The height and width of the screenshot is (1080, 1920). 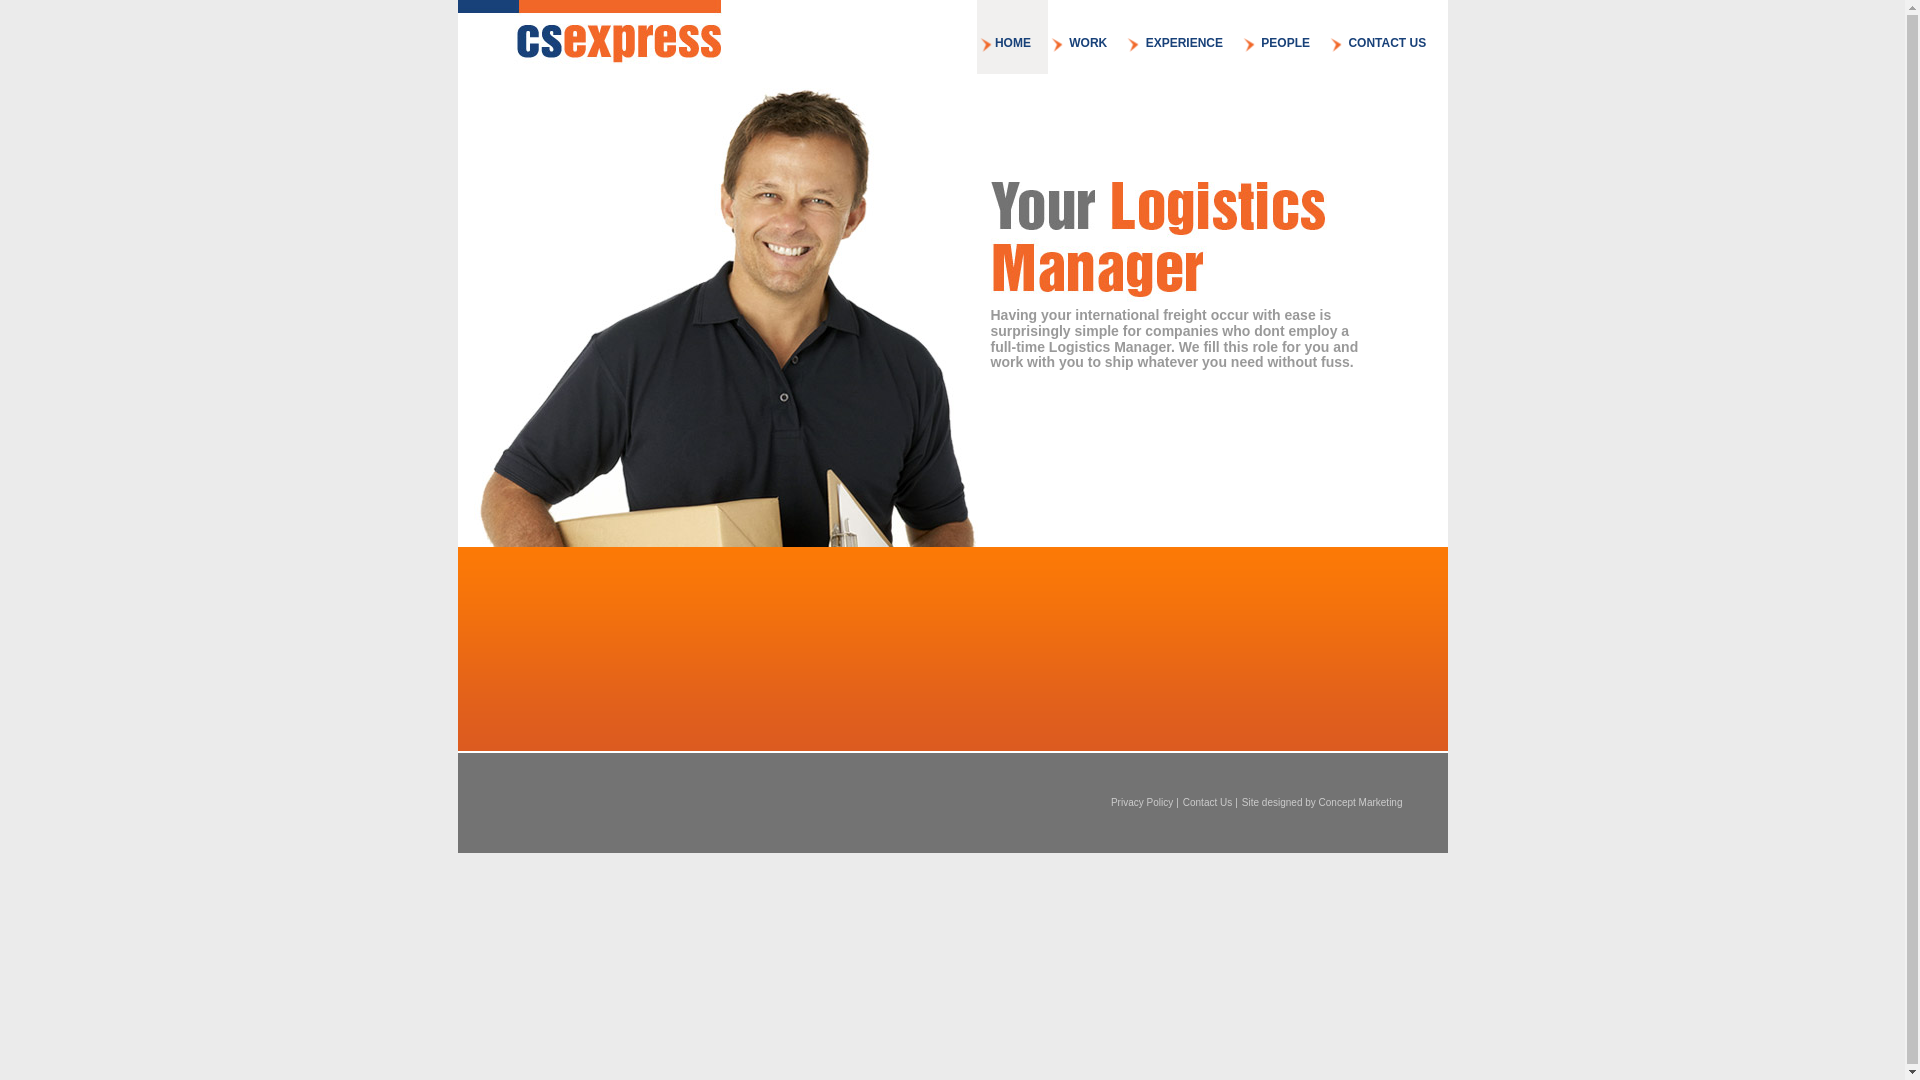 What do you see at coordinates (1142, 801) in the screenshot?
I see `'Privacy Policy'` at bounding box center [1142, 801].